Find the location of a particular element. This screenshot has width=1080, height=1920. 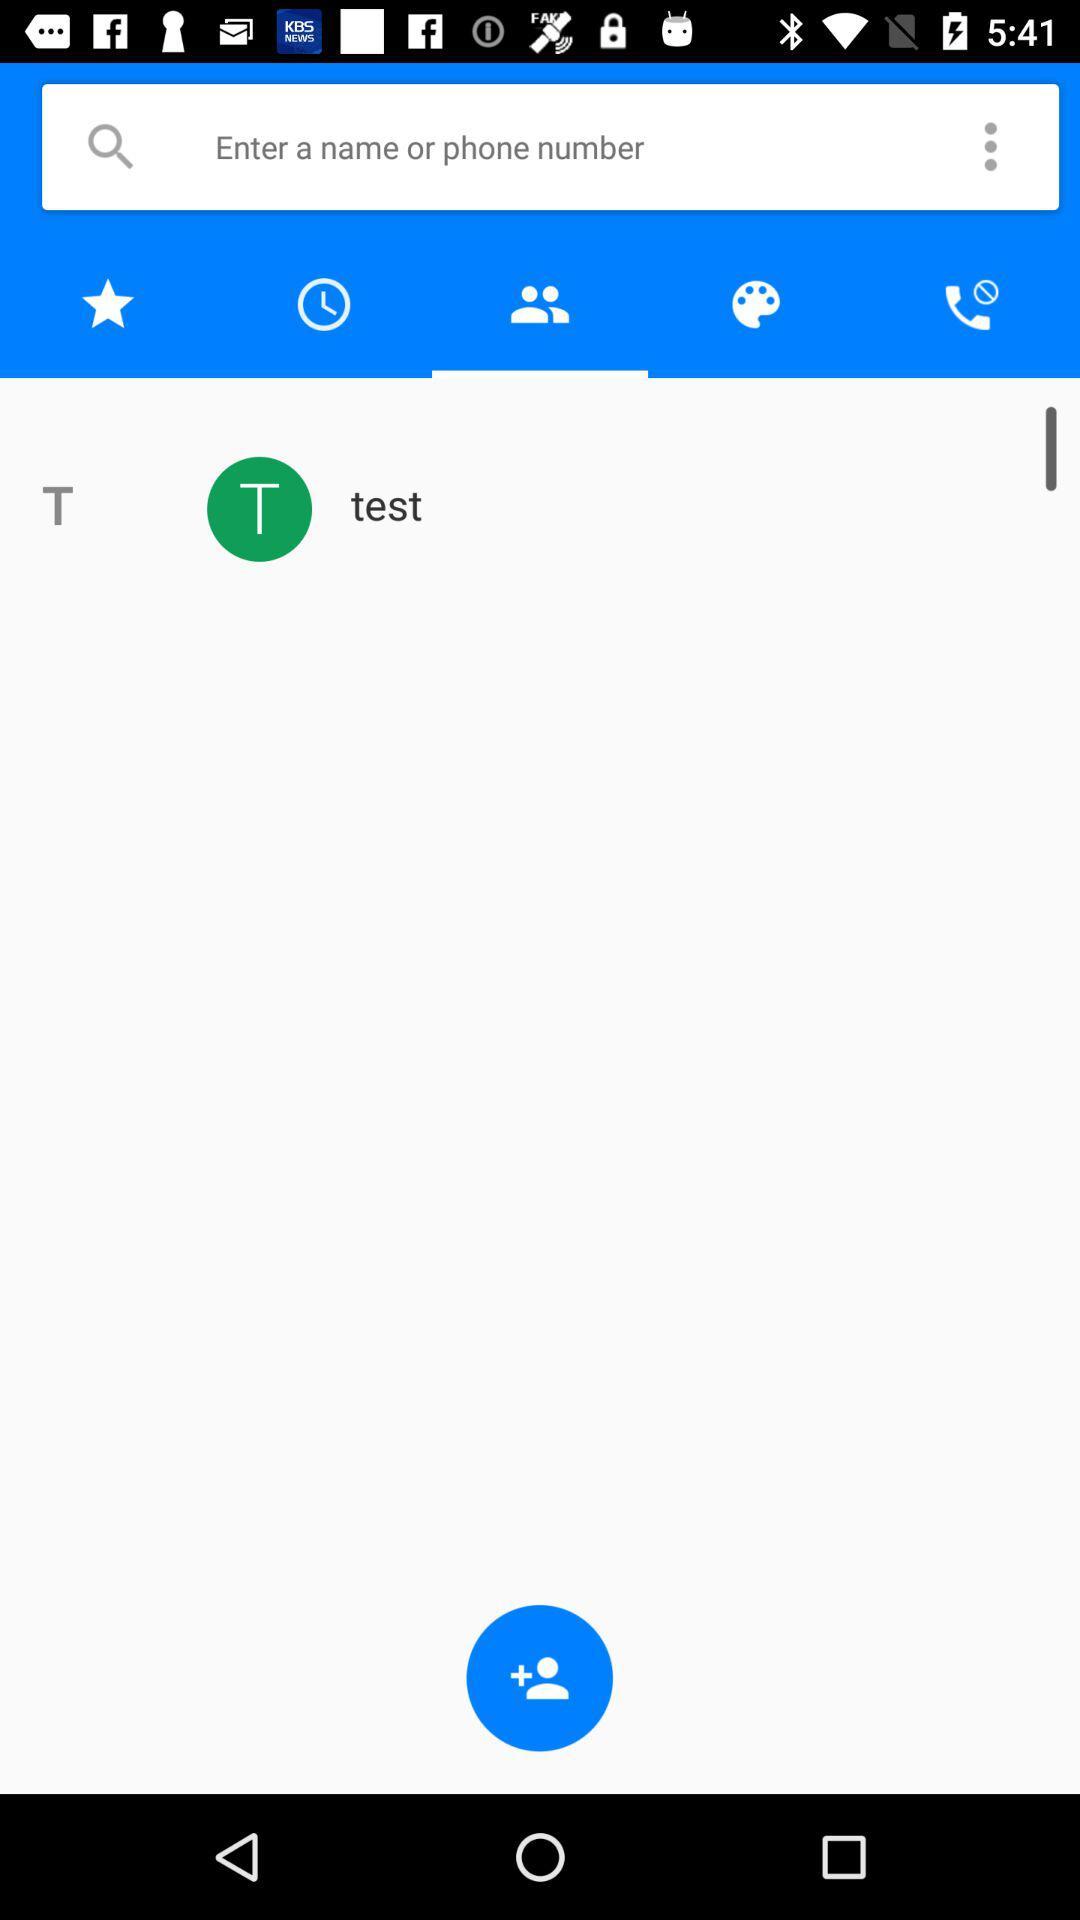

open important contacts is located at coordinates (108, 303).